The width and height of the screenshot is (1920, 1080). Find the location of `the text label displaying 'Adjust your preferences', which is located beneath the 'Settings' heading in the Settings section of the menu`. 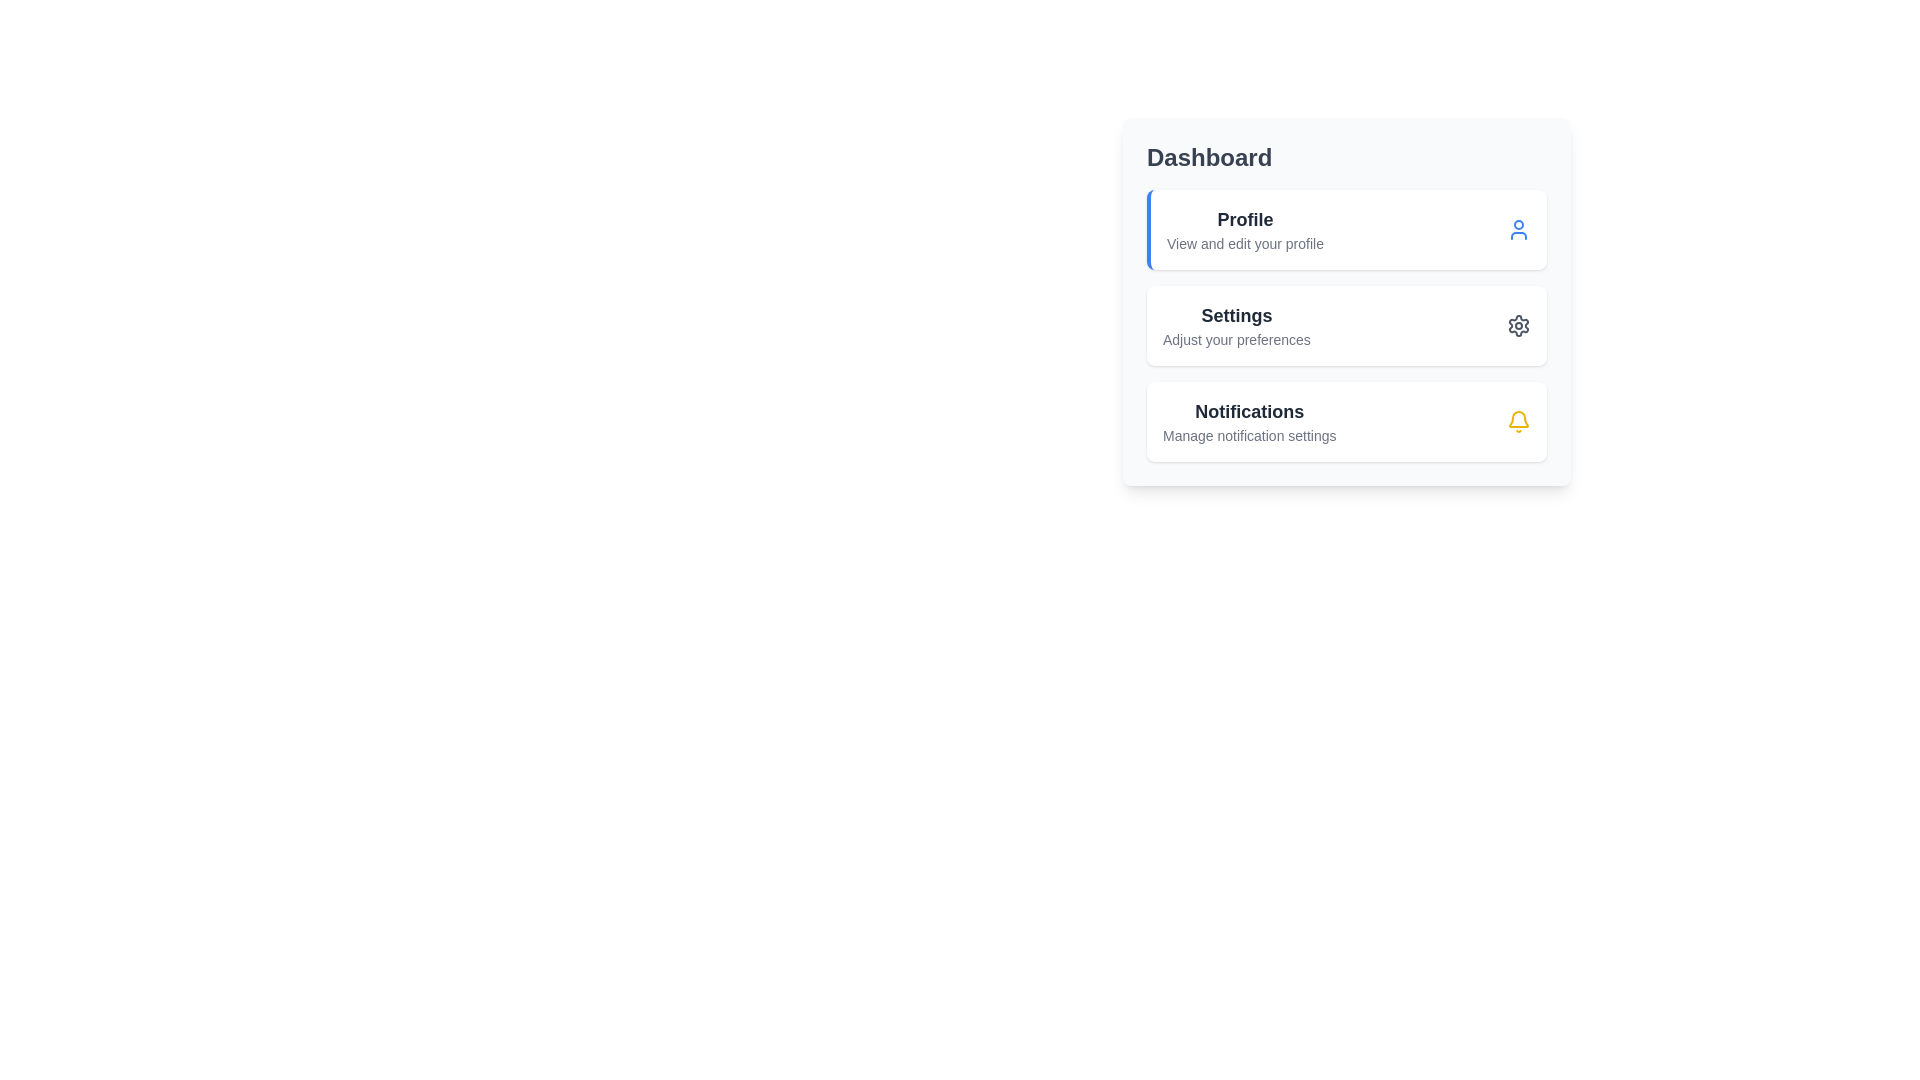

the text label displaying 'Adjust your preferences', which is located beneath the 'Settings' heading in the Settings section of the menu is located at coordinates (1235, 338).